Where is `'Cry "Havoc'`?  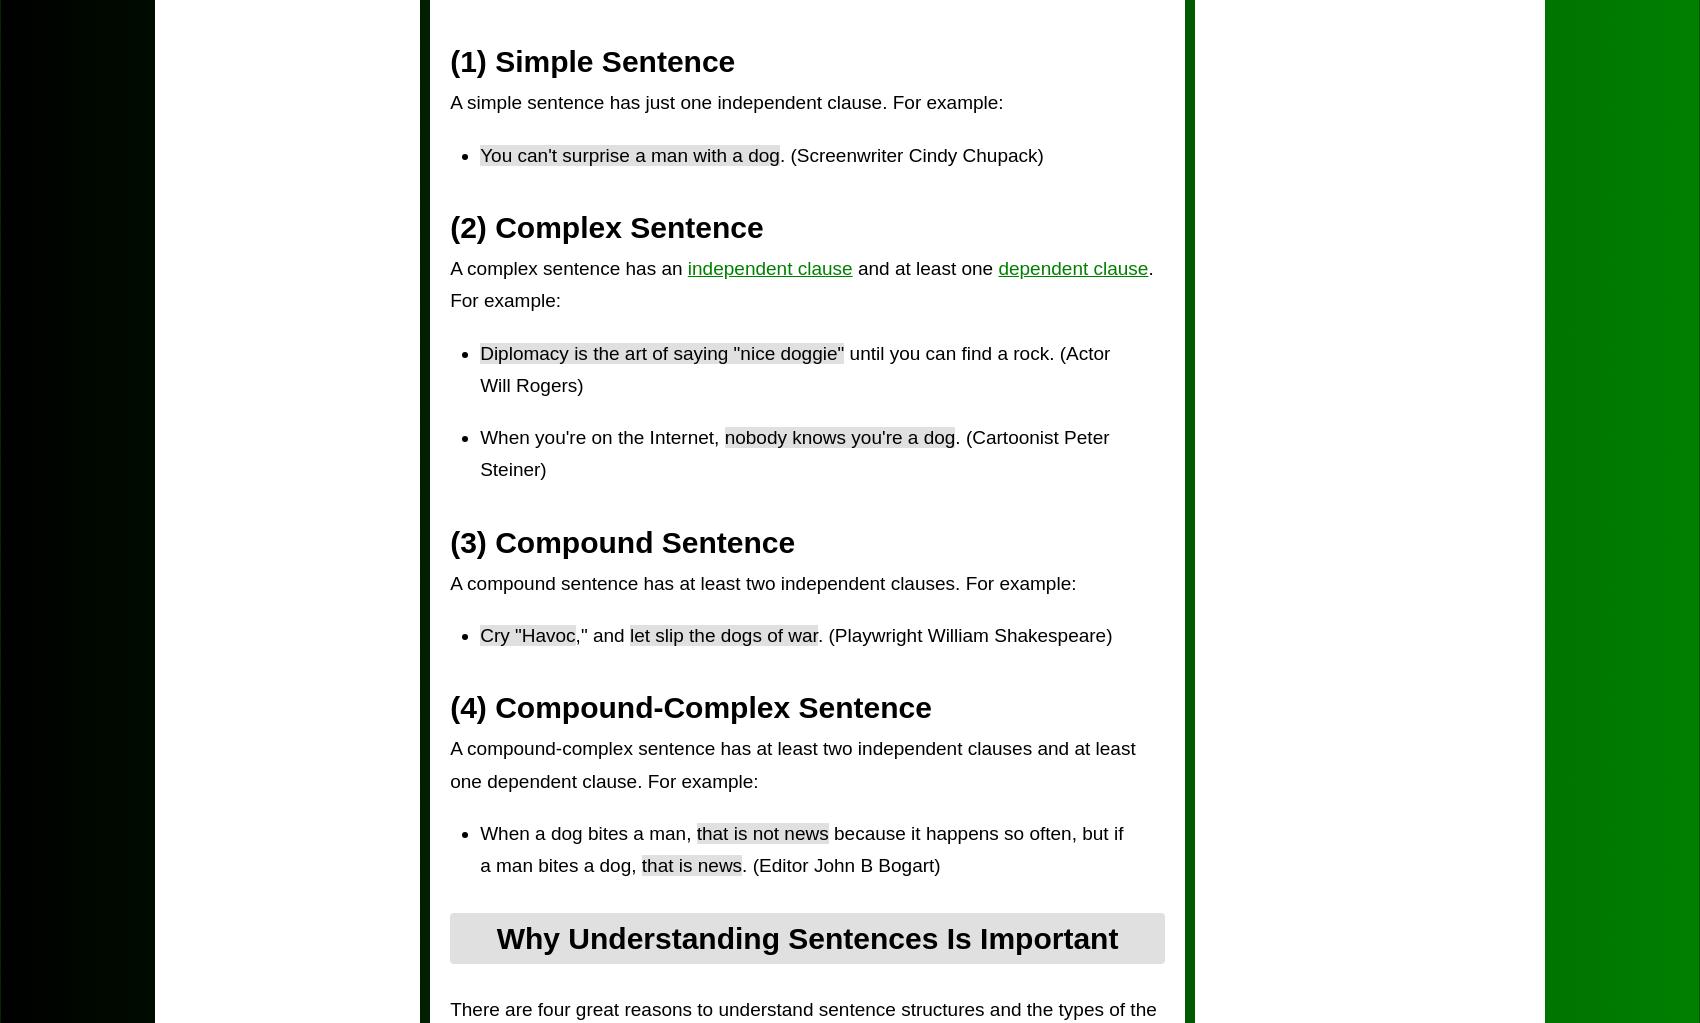
'Cry "Havoc' is located at coordinates (527, 635).